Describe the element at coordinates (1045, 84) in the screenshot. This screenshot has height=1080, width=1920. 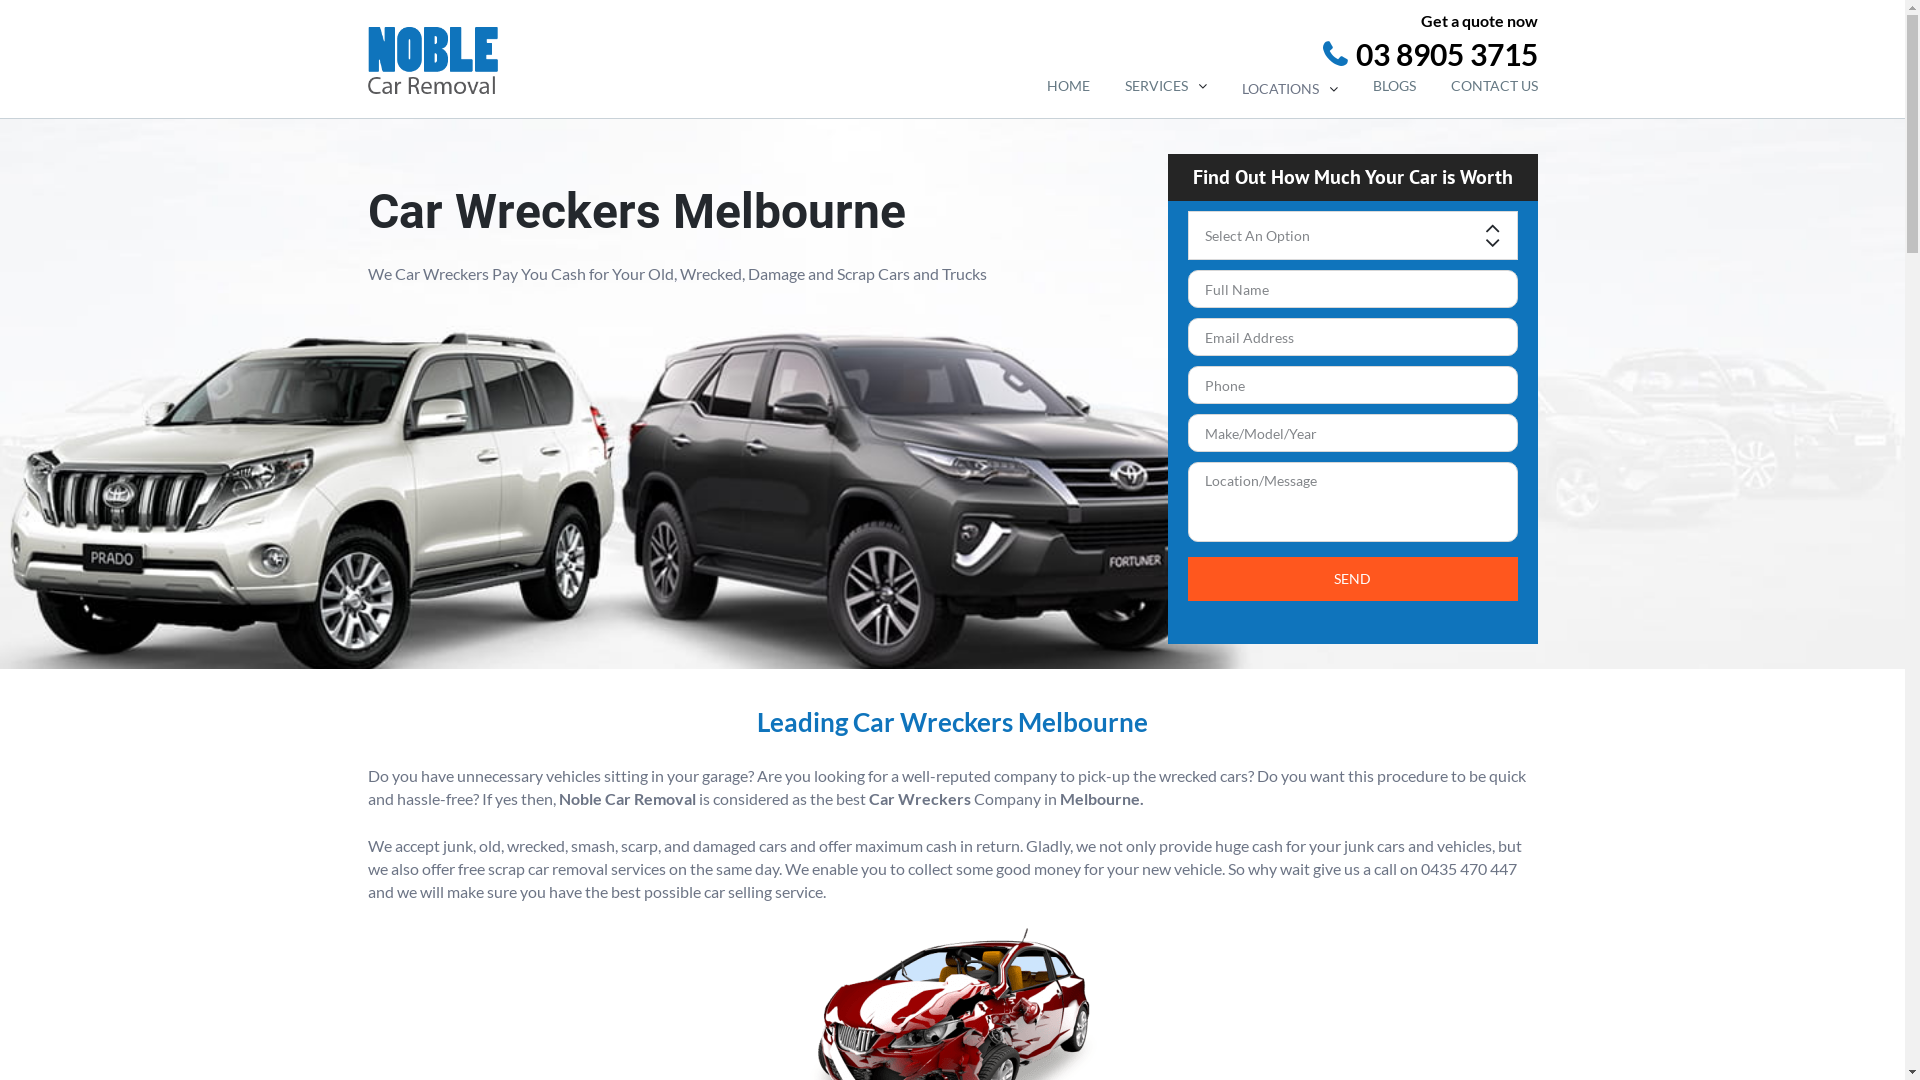
I see `'HOME'` at that location.